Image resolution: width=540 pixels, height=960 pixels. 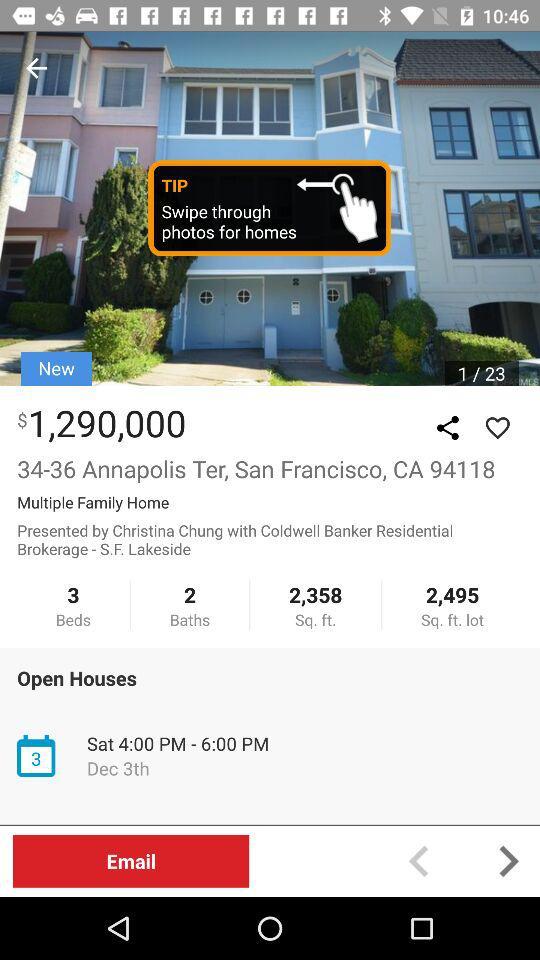 I want to click on gallery, so click(x=447, y=428).